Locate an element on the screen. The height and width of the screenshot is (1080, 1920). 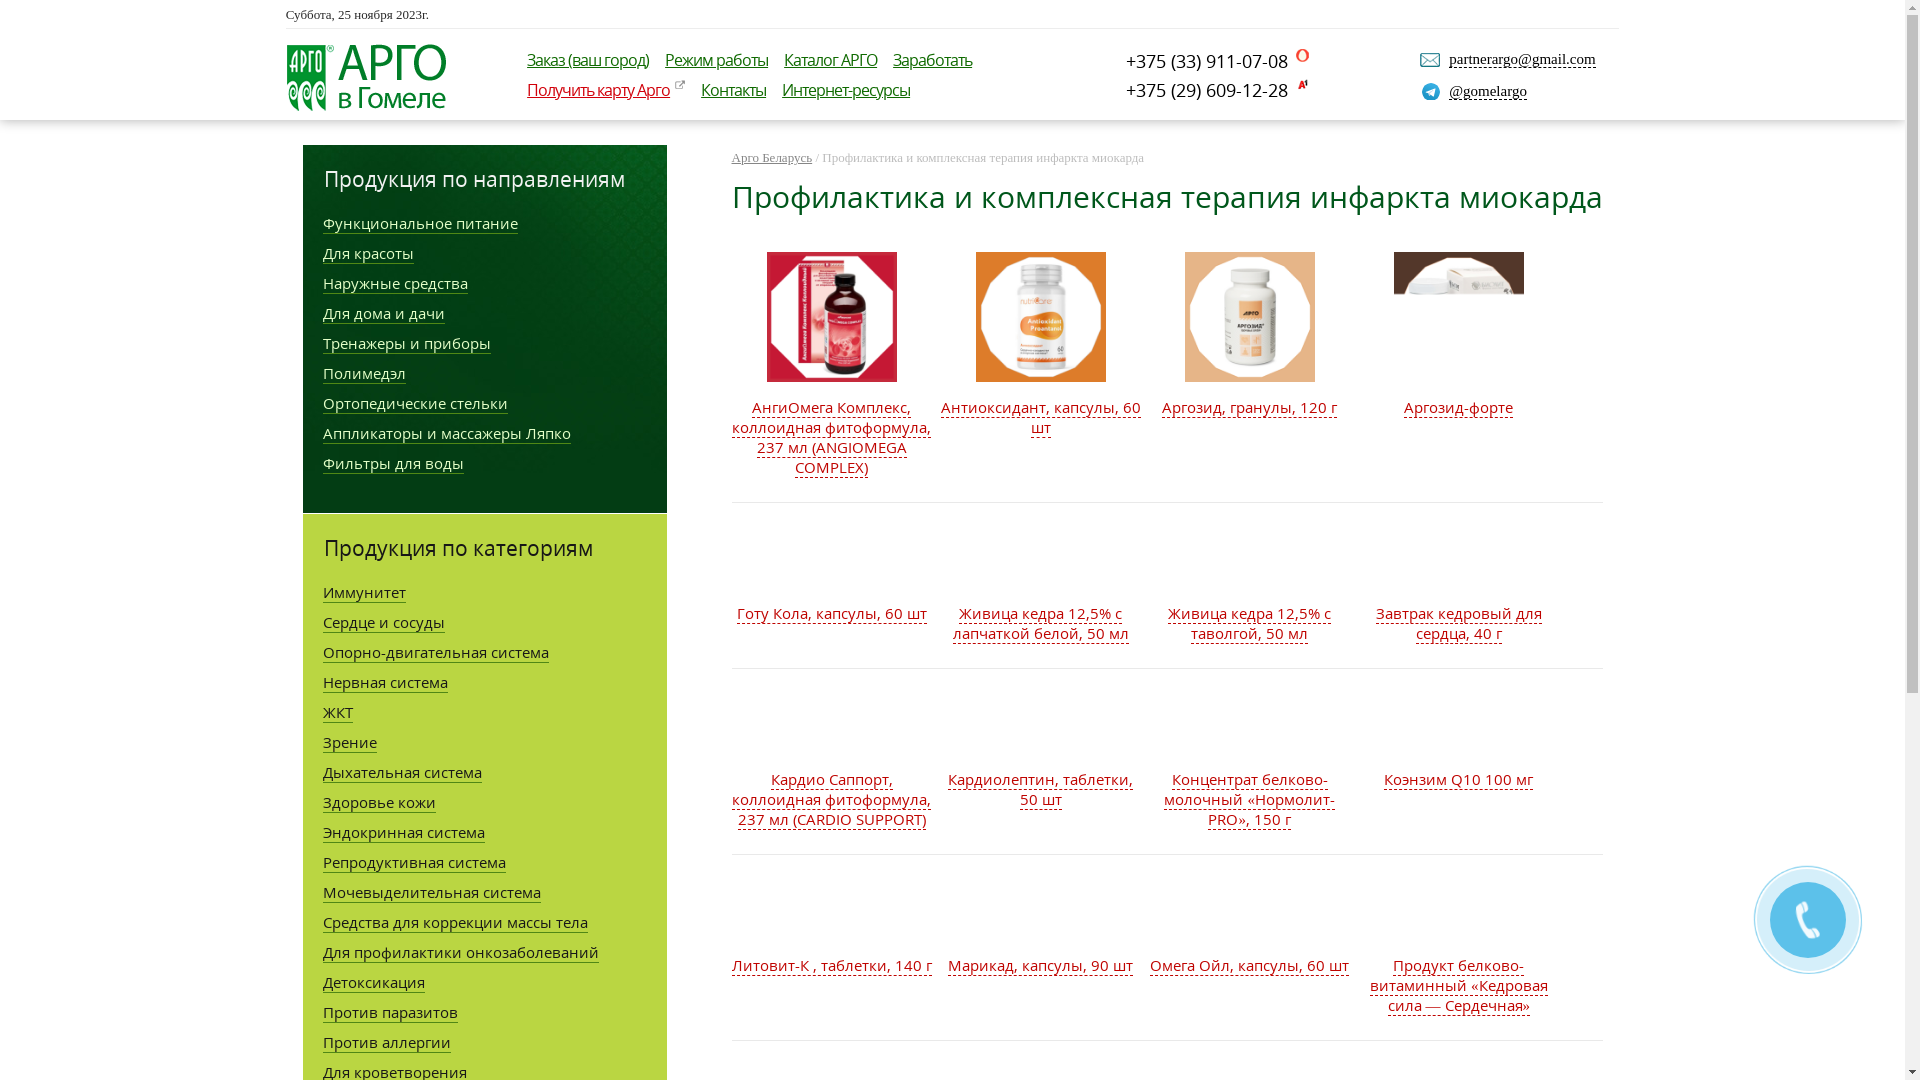
'+375 (29) 609-12-28' is located at coordinates (1126, 88).